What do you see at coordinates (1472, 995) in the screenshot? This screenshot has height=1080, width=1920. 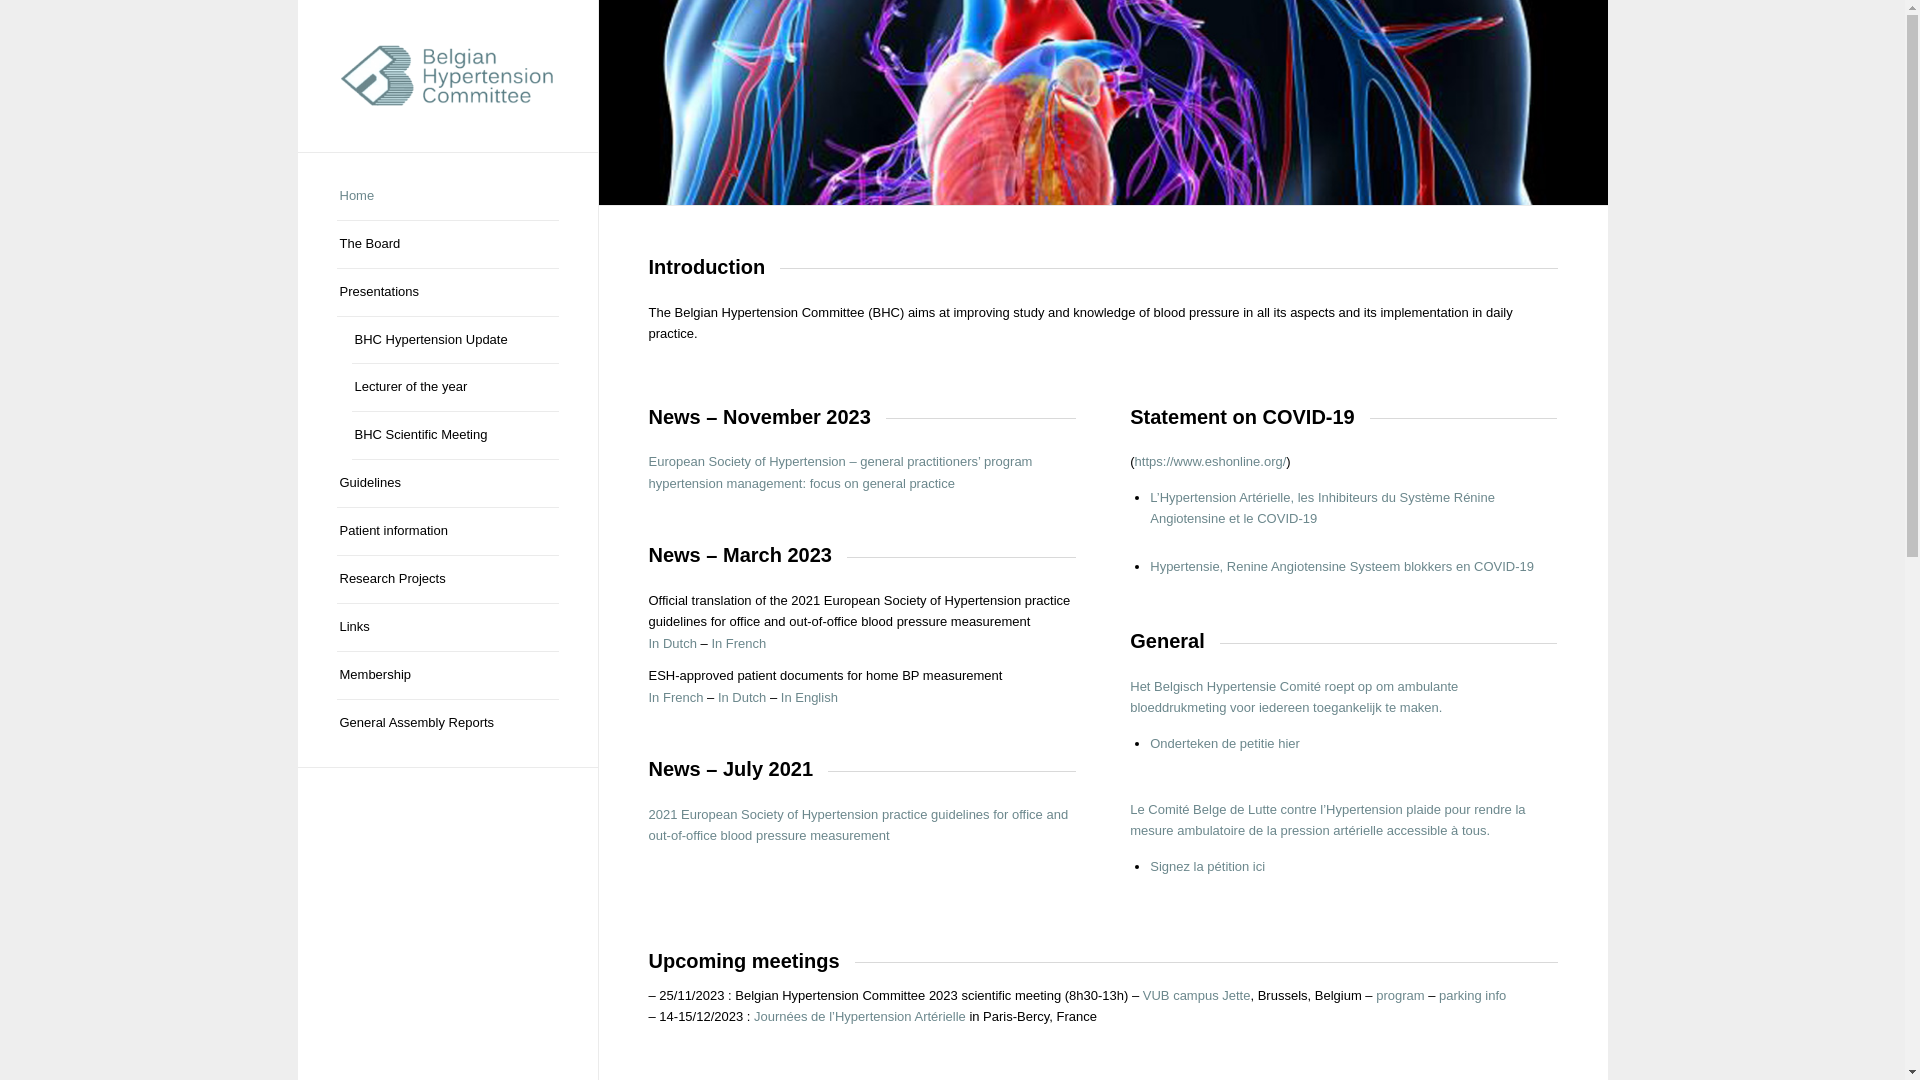 I see `'parking info'` at bounding box center [1472, 995].